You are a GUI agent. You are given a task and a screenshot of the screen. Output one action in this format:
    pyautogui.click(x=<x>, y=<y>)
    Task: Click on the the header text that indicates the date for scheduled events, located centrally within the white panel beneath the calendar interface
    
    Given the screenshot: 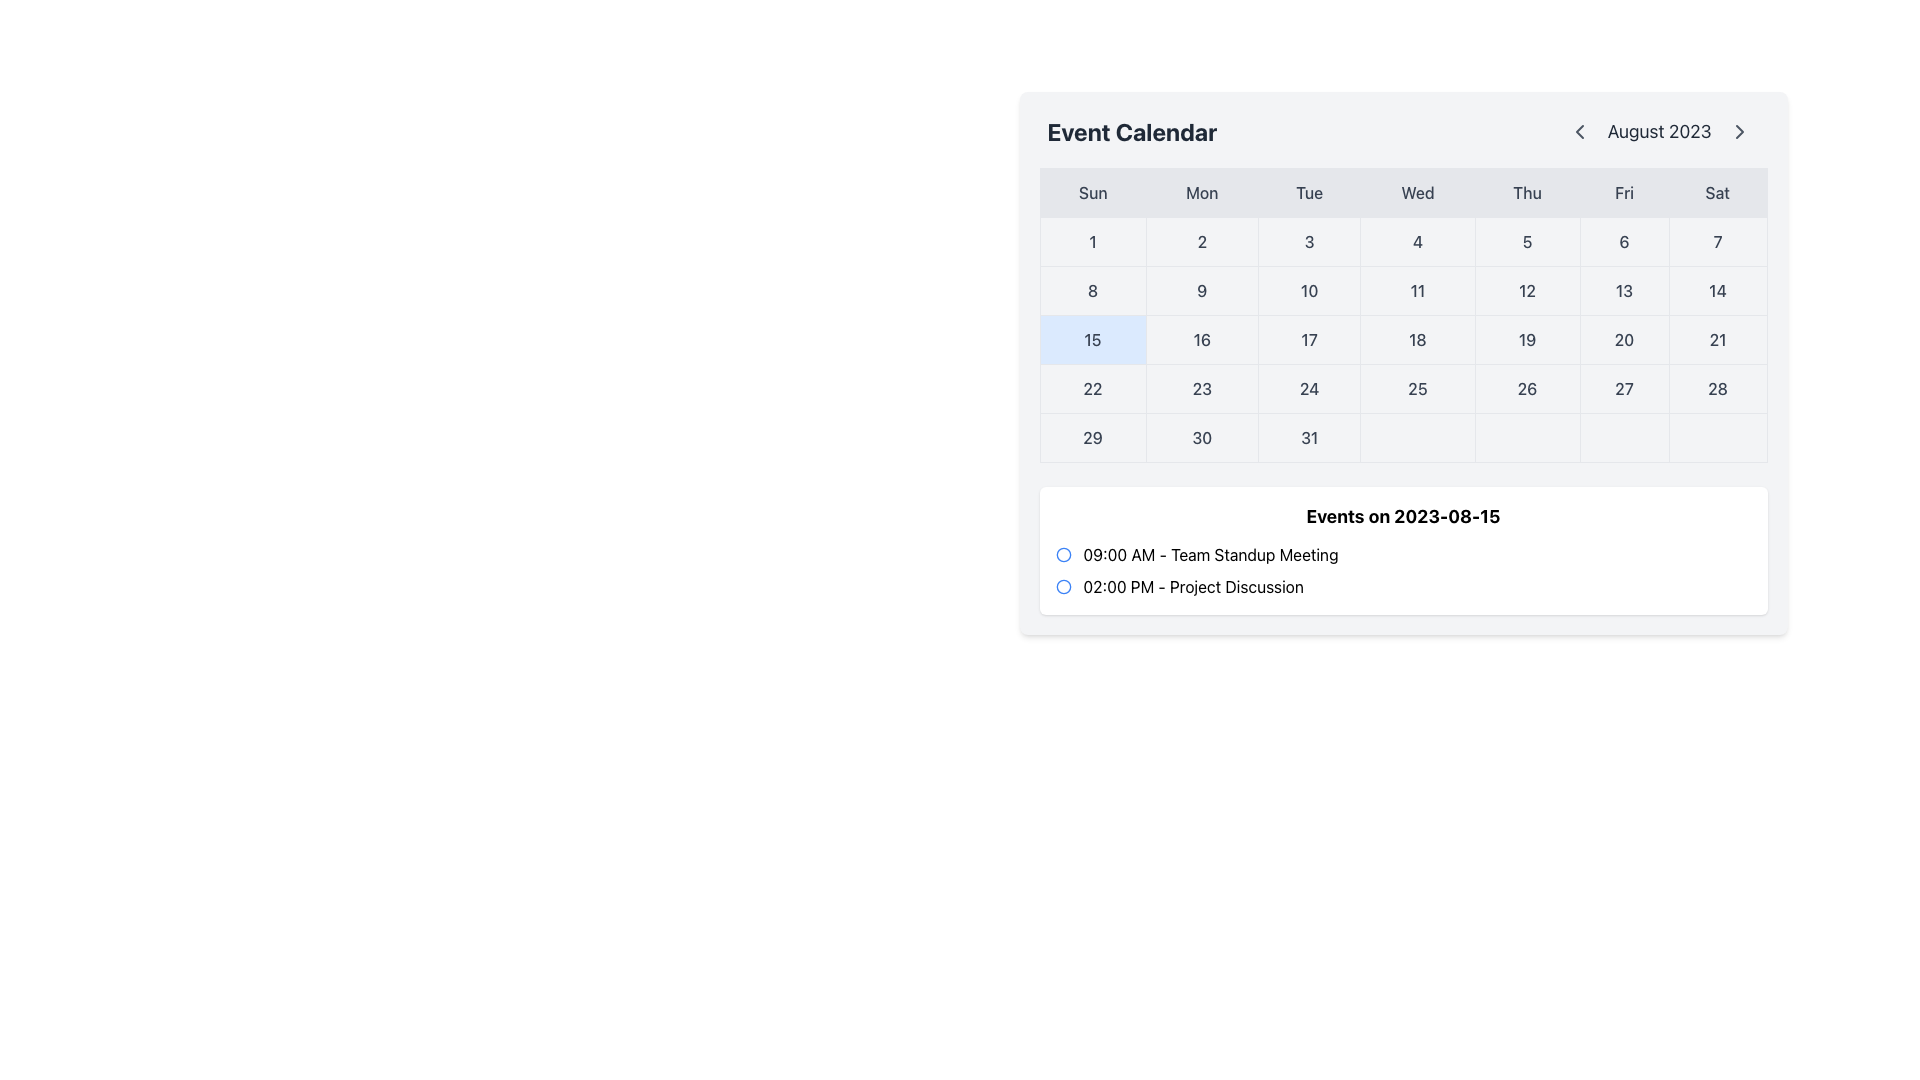 What is the action you would take?
    pyautogui.click(x=1402, y=515)
    